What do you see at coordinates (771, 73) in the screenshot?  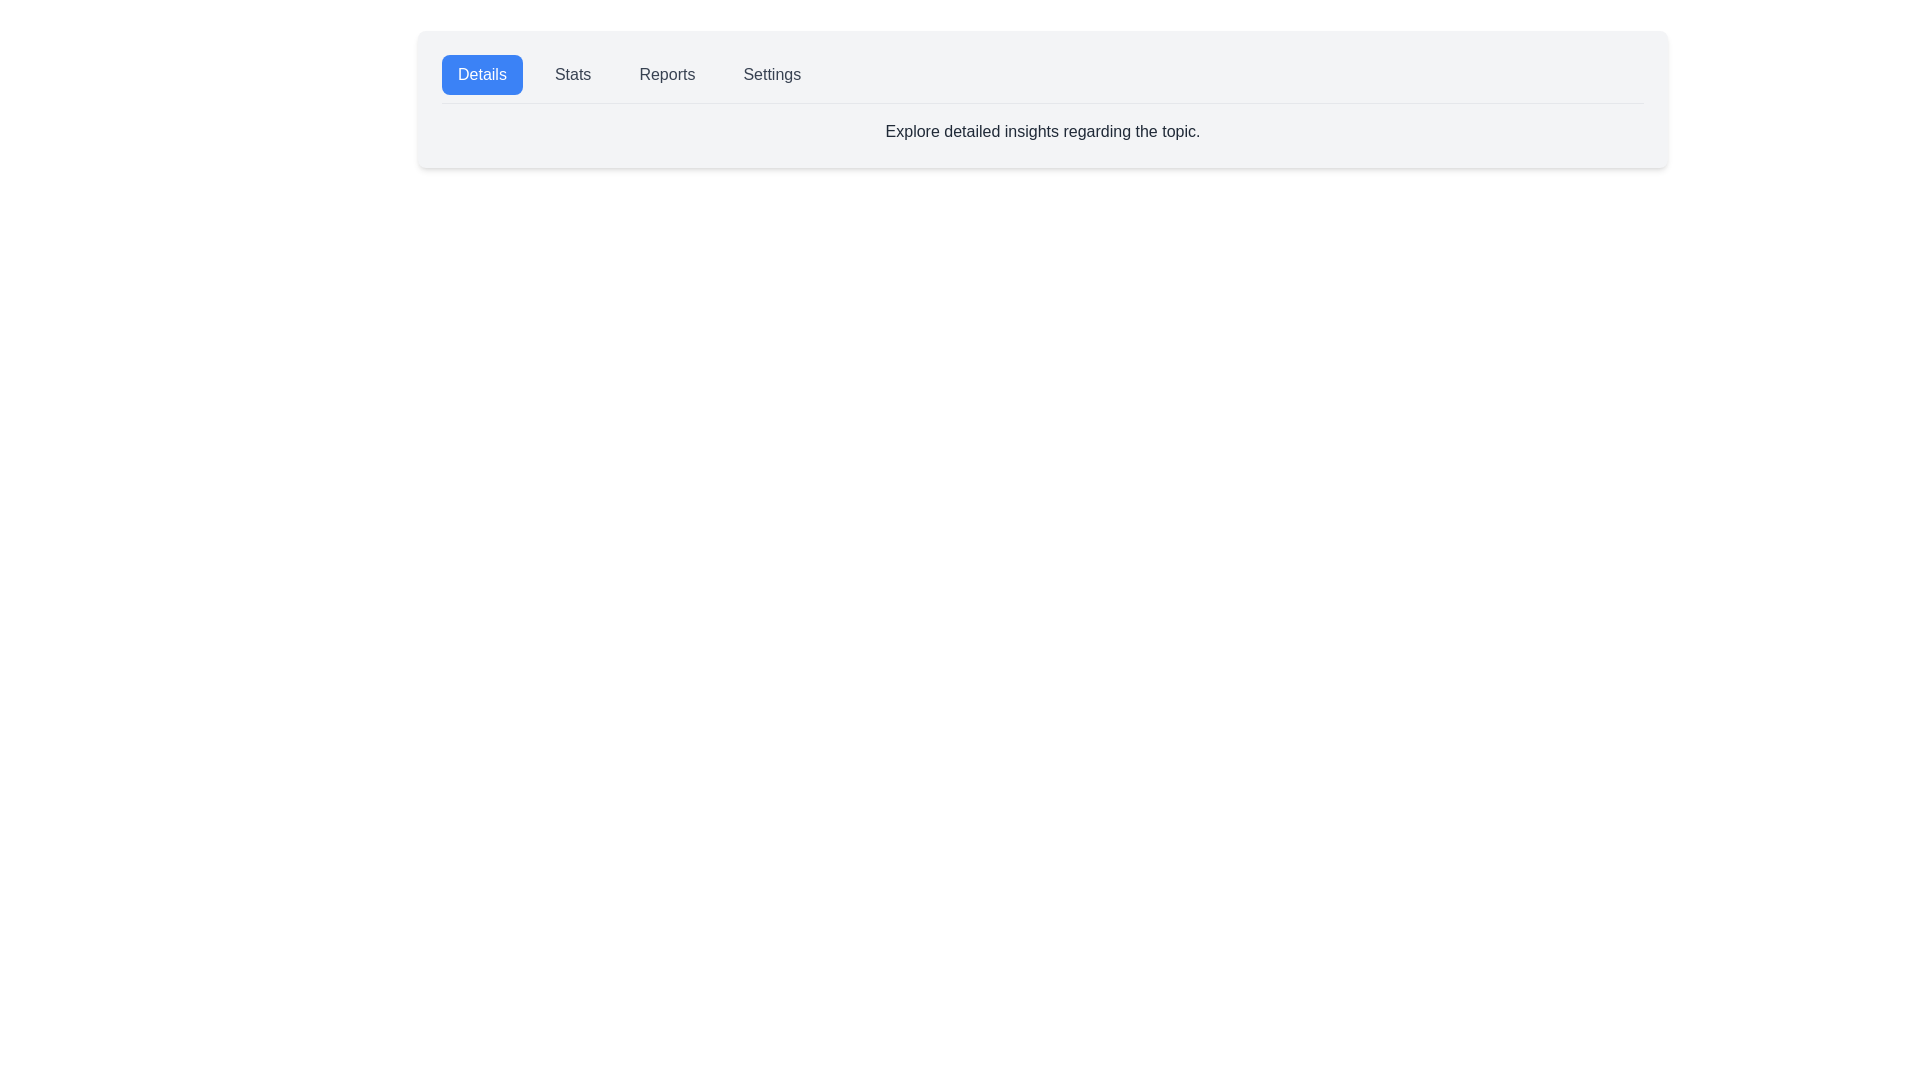 I see `the Settings tab` at bounding box center [771, 73].